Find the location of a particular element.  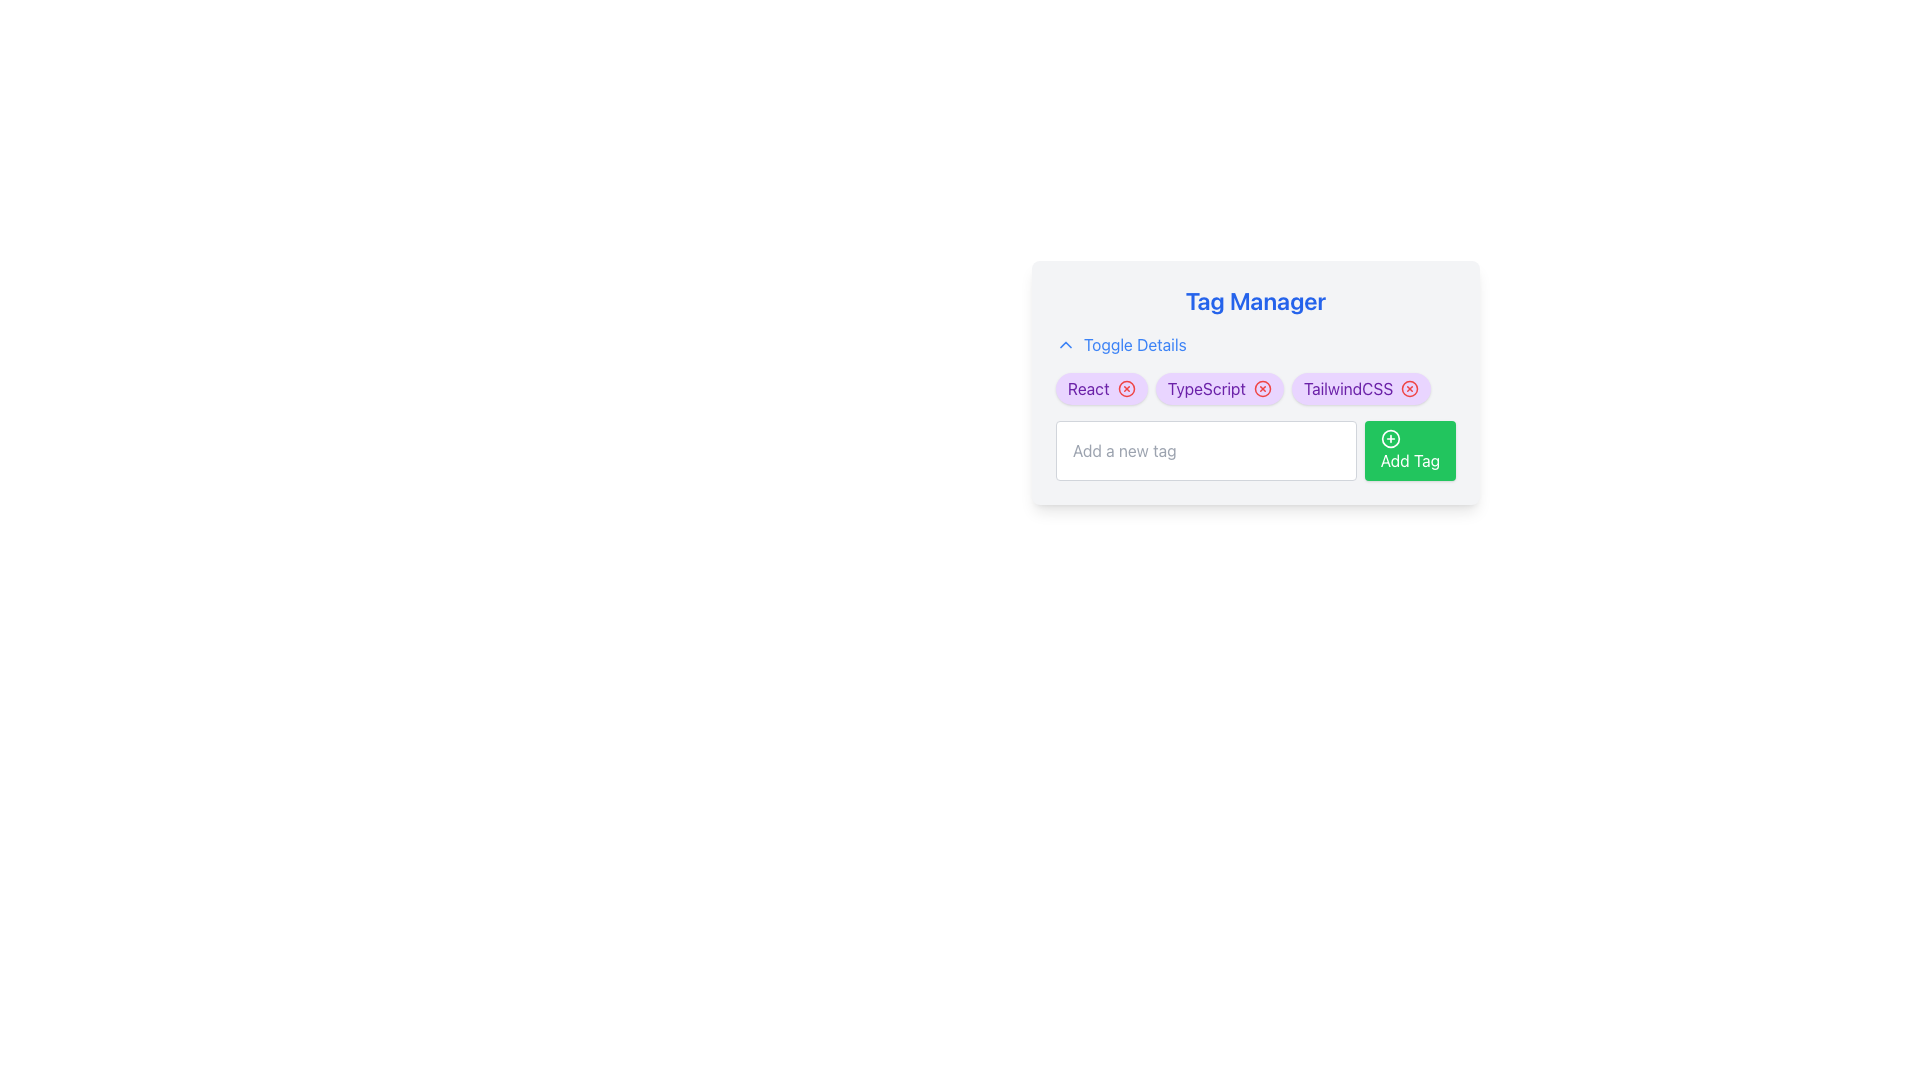

the Decorative Icon, which is a circular outline located at the center of the green 'Add Tag' button in the 'Tag Manager' section is located at coordinates (1389, 438).